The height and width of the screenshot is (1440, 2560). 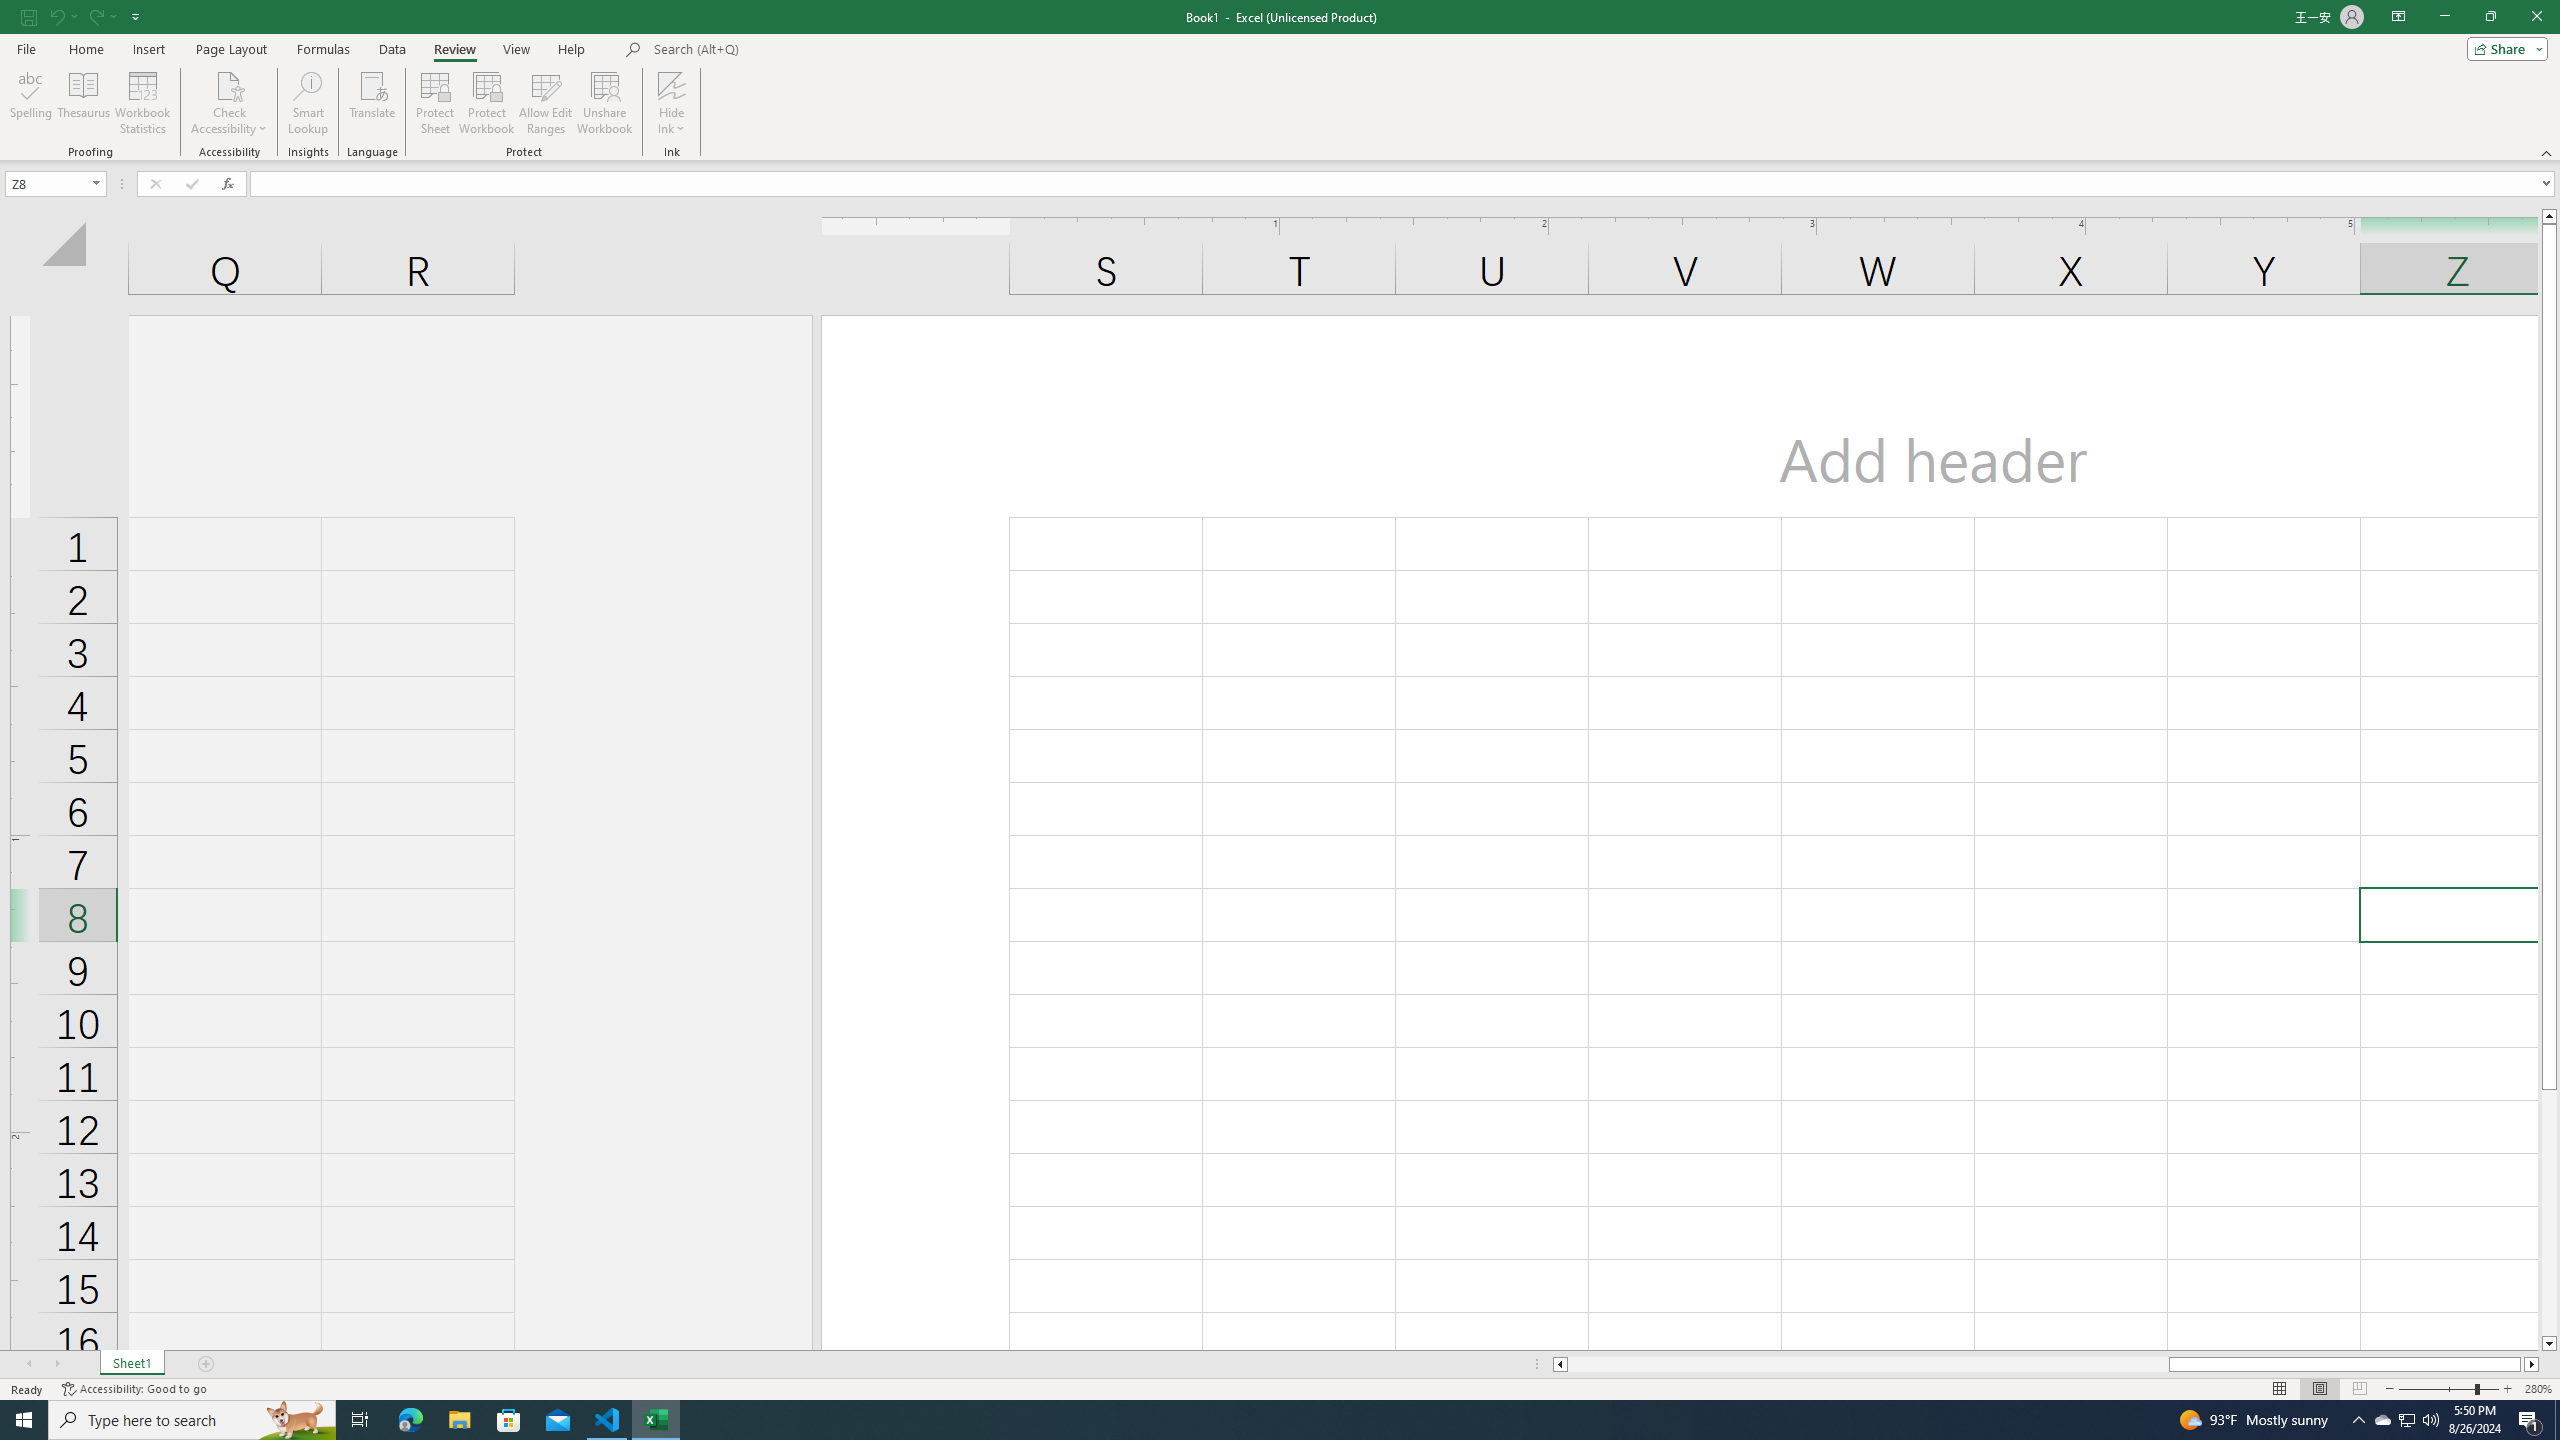 What do you see at coordinates (546, 103) in the screenshot?
I see `'Allow Edit Ranges'` at bounding box center [546, 103].